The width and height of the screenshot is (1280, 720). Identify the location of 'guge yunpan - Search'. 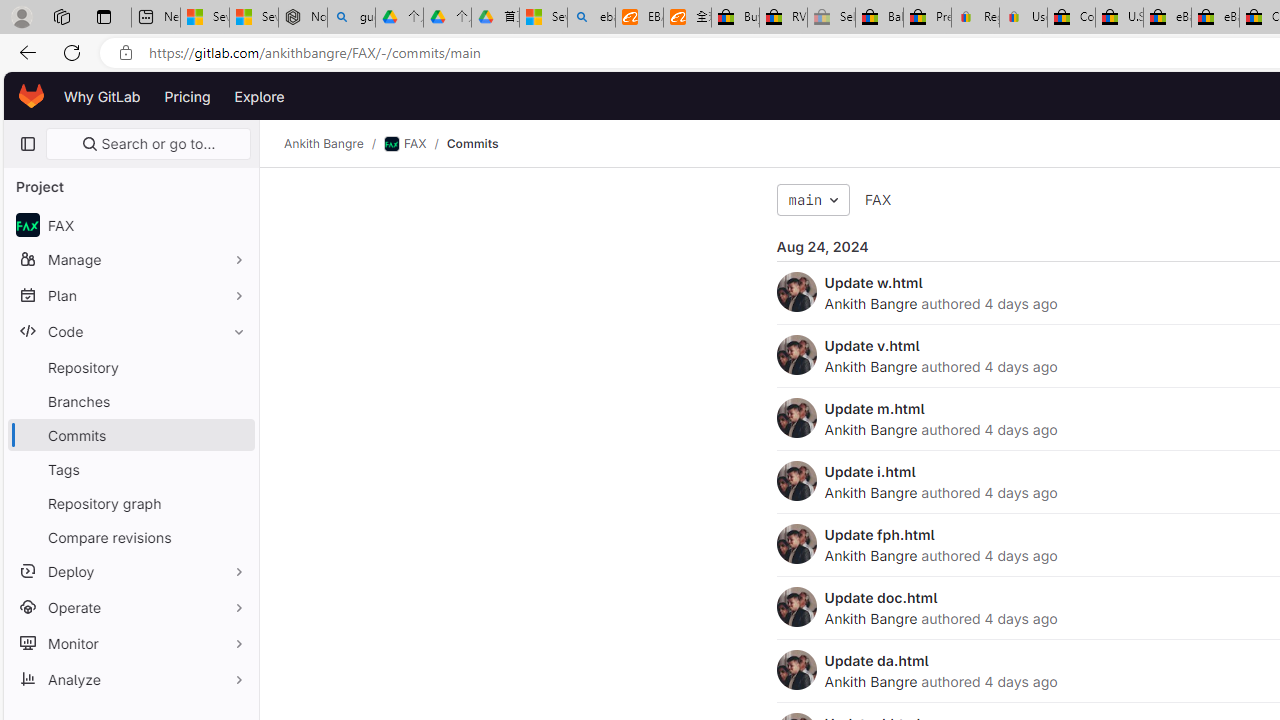
(351, 17).